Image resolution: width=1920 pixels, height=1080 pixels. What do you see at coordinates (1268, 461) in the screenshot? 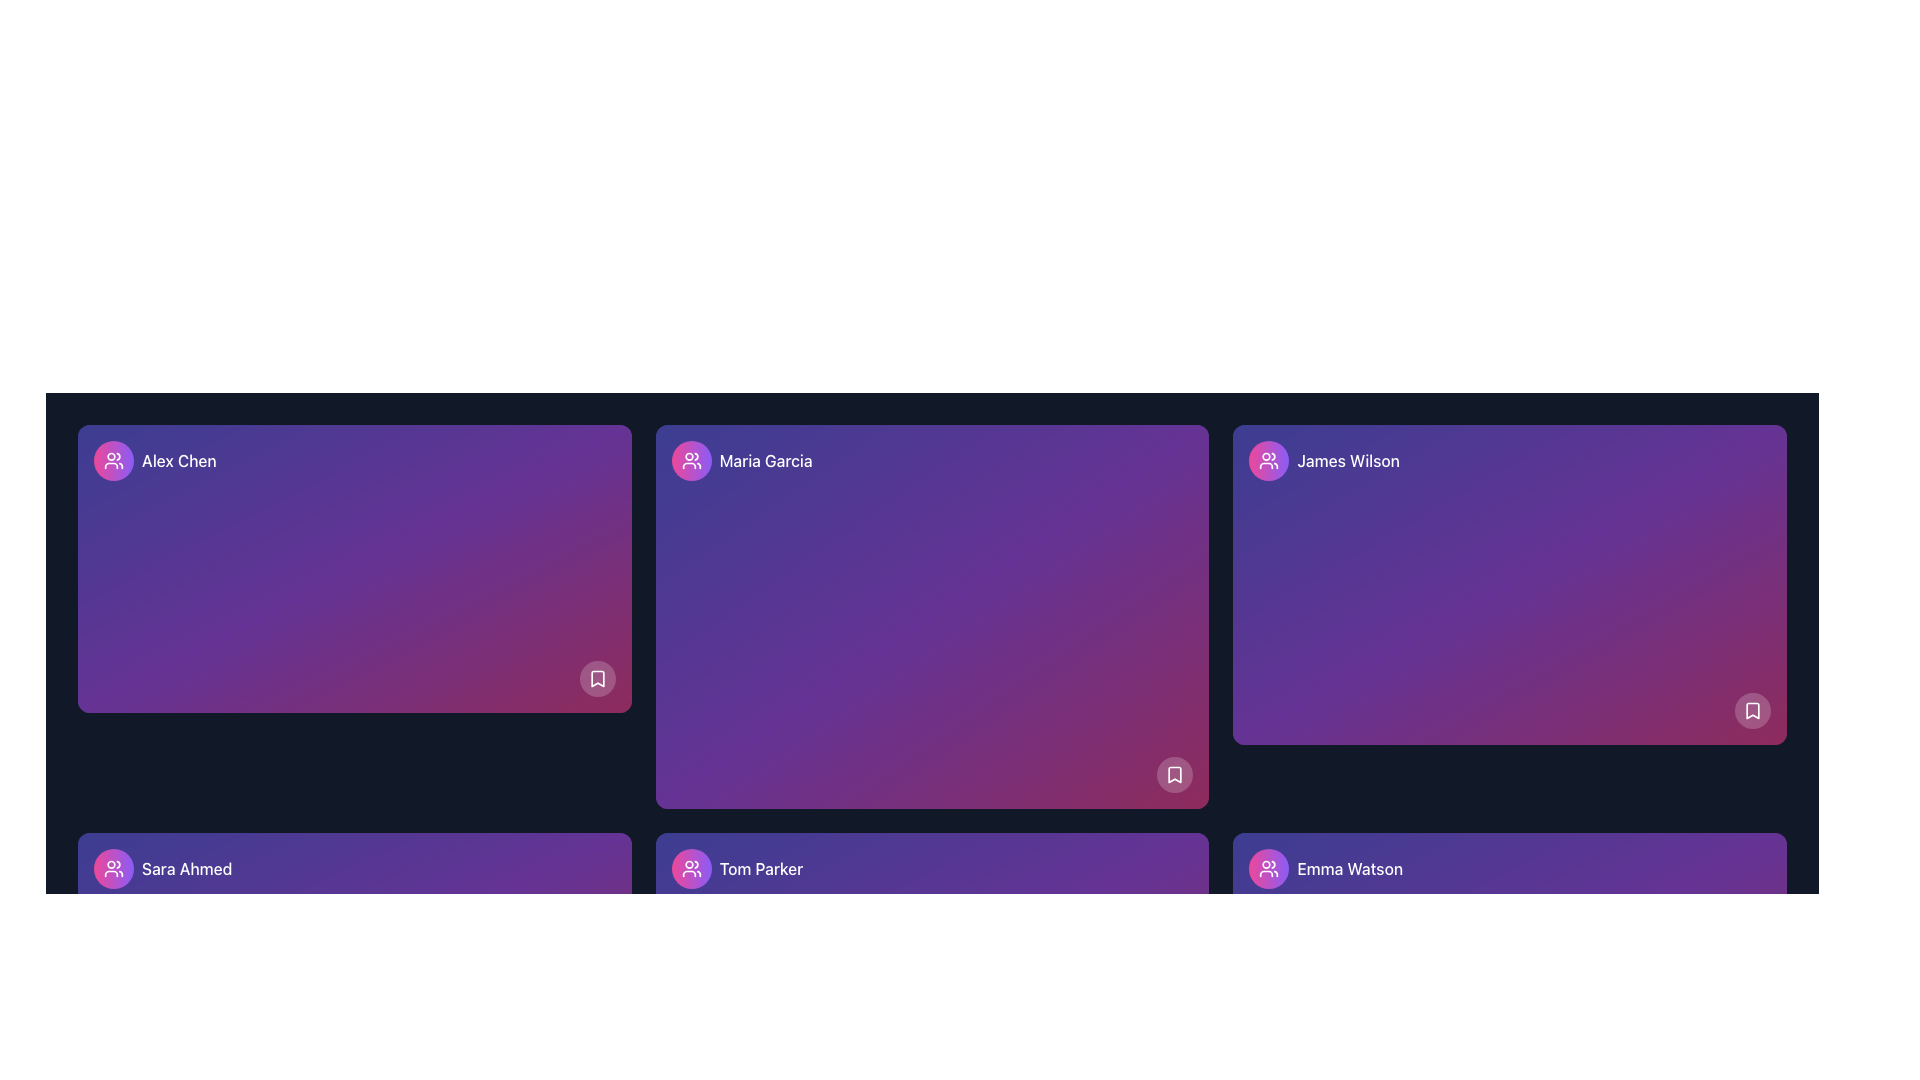
I see `the decorative and informative icon associated with the 'James Wilson' card located in the upper-left corner of the card` at bounding box center [1268, 461].